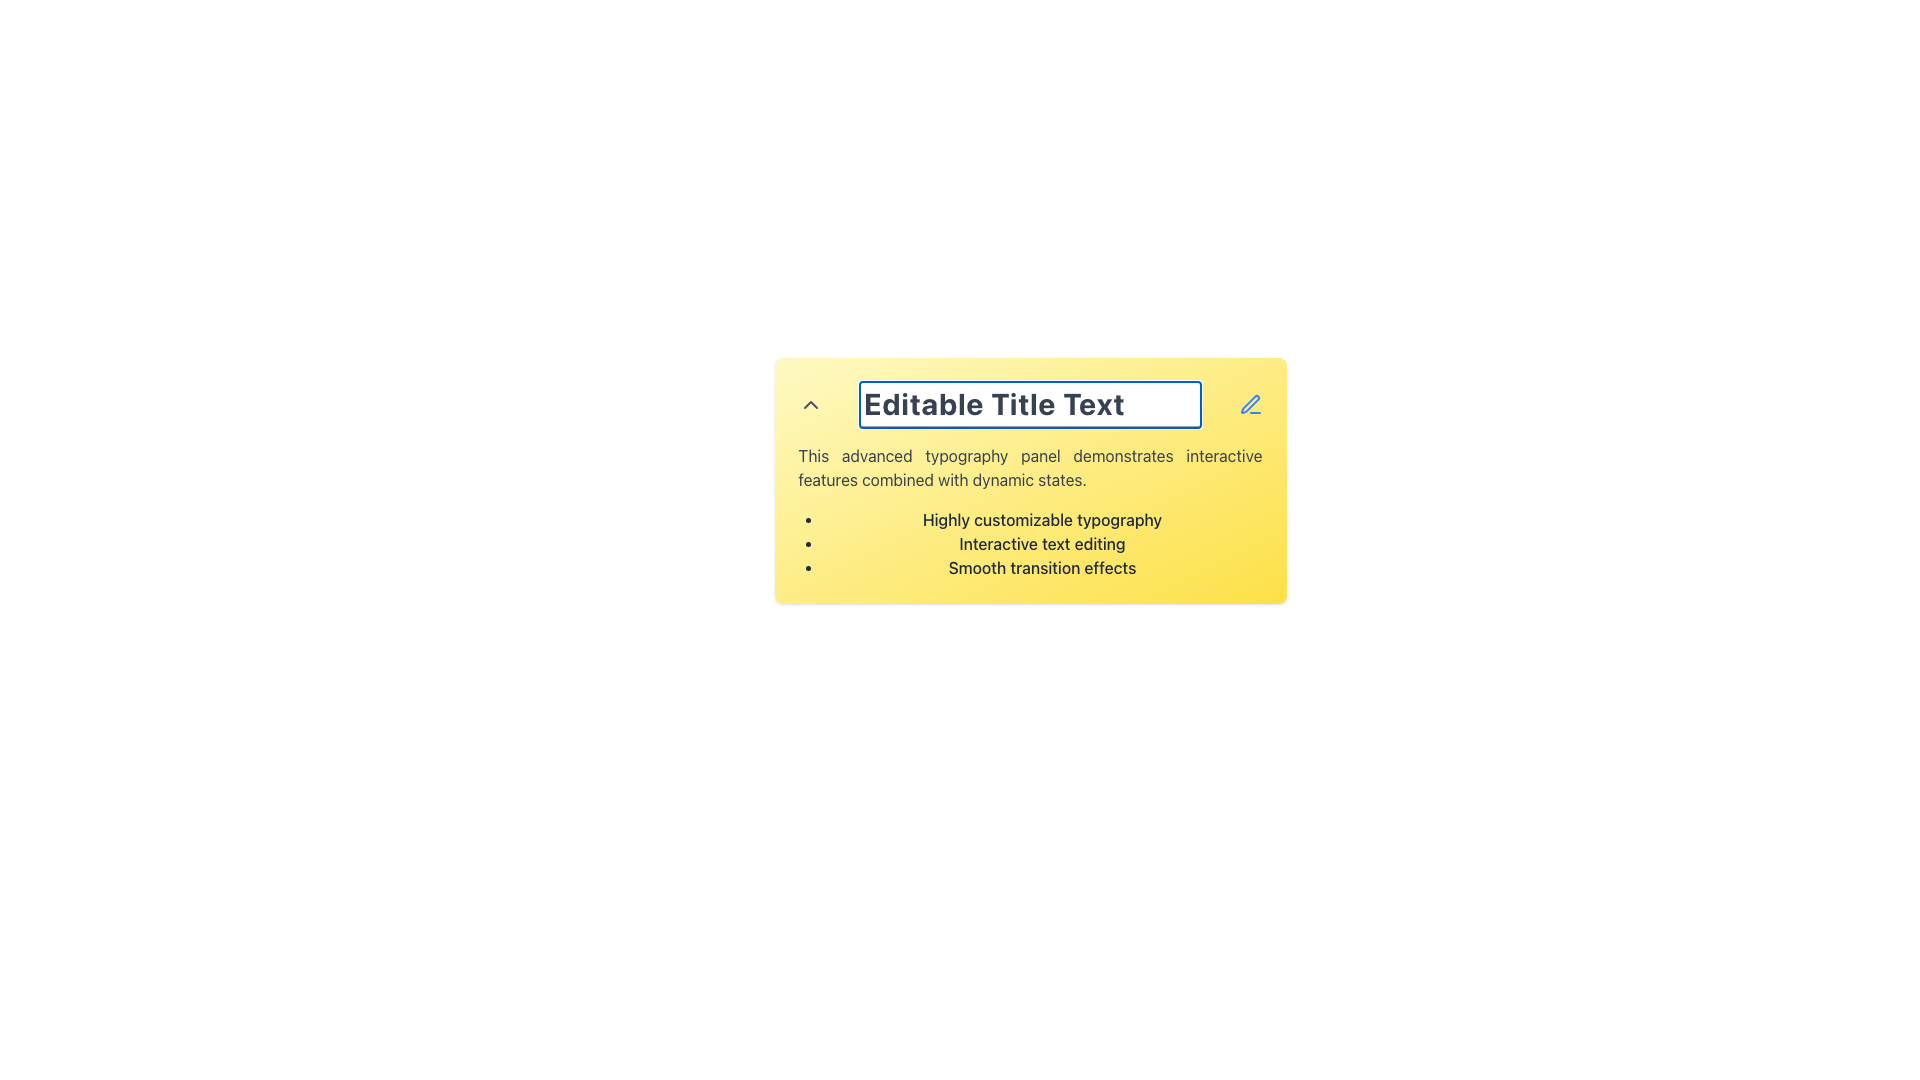  What do you see at coordinates (1041, 519) in the screenshot?
I see `the first item in the bulleted list labeled as a Text label, which describes typography features and is located under 'Editable Title Text'` at bounding box center [1041, 519].